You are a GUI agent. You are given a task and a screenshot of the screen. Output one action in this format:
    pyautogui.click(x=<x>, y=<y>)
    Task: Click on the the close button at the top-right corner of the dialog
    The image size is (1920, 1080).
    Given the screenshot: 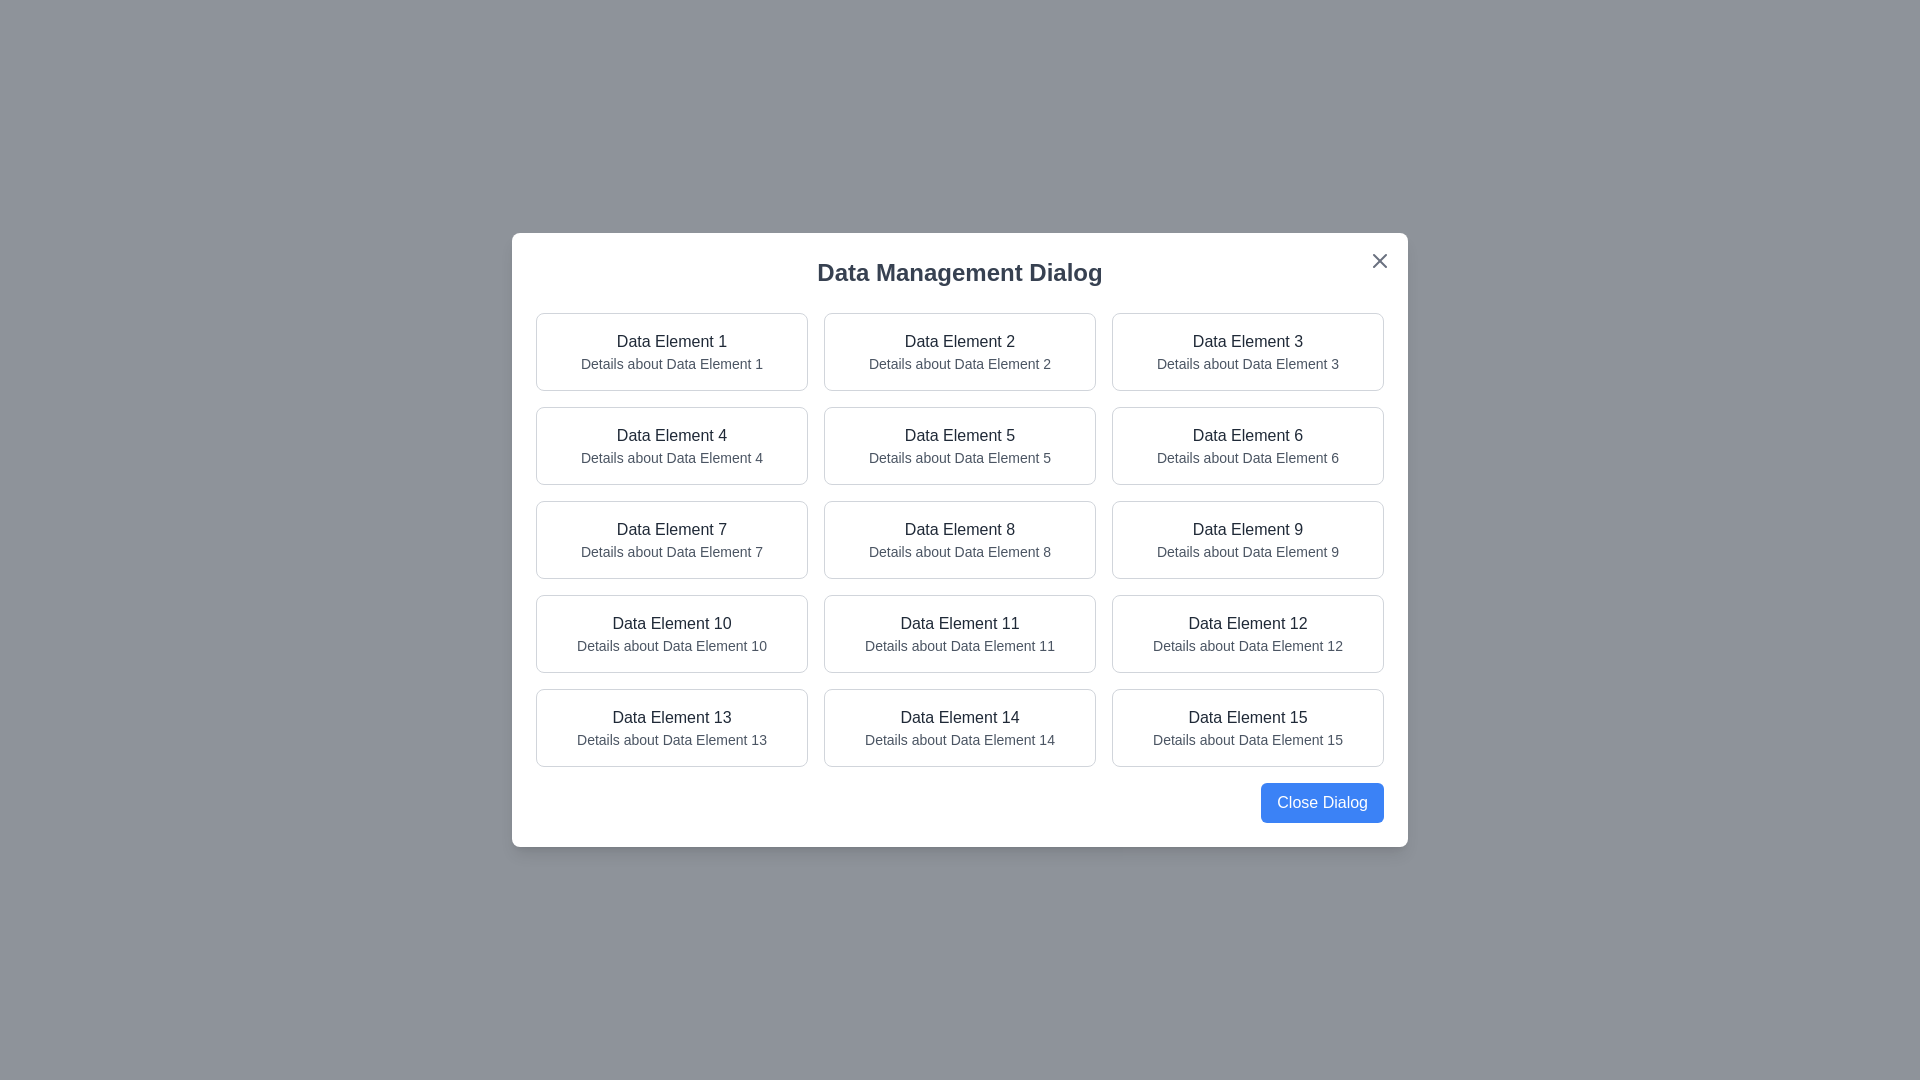 What is the action you would take?
    pyautogui.click(x=1379, y=260)
    